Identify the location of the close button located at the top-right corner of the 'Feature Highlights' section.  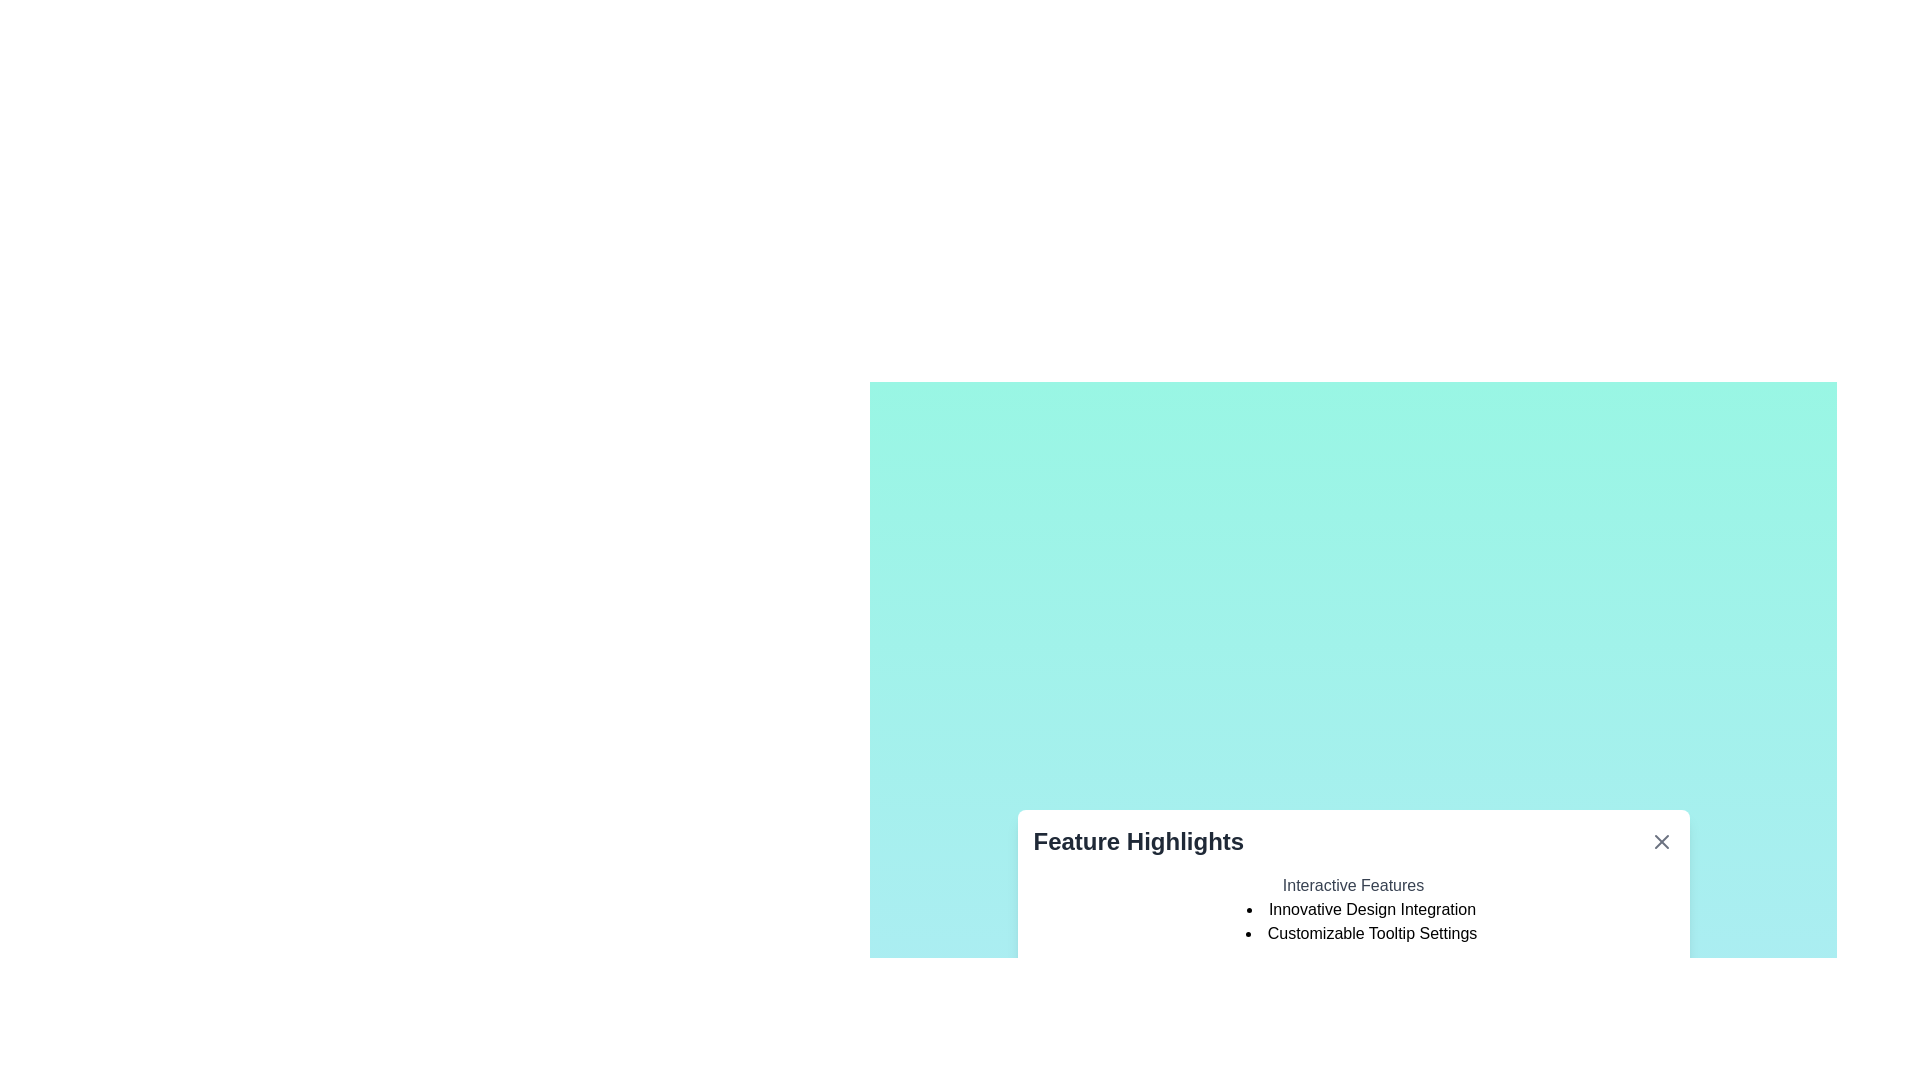
(1661, 841).